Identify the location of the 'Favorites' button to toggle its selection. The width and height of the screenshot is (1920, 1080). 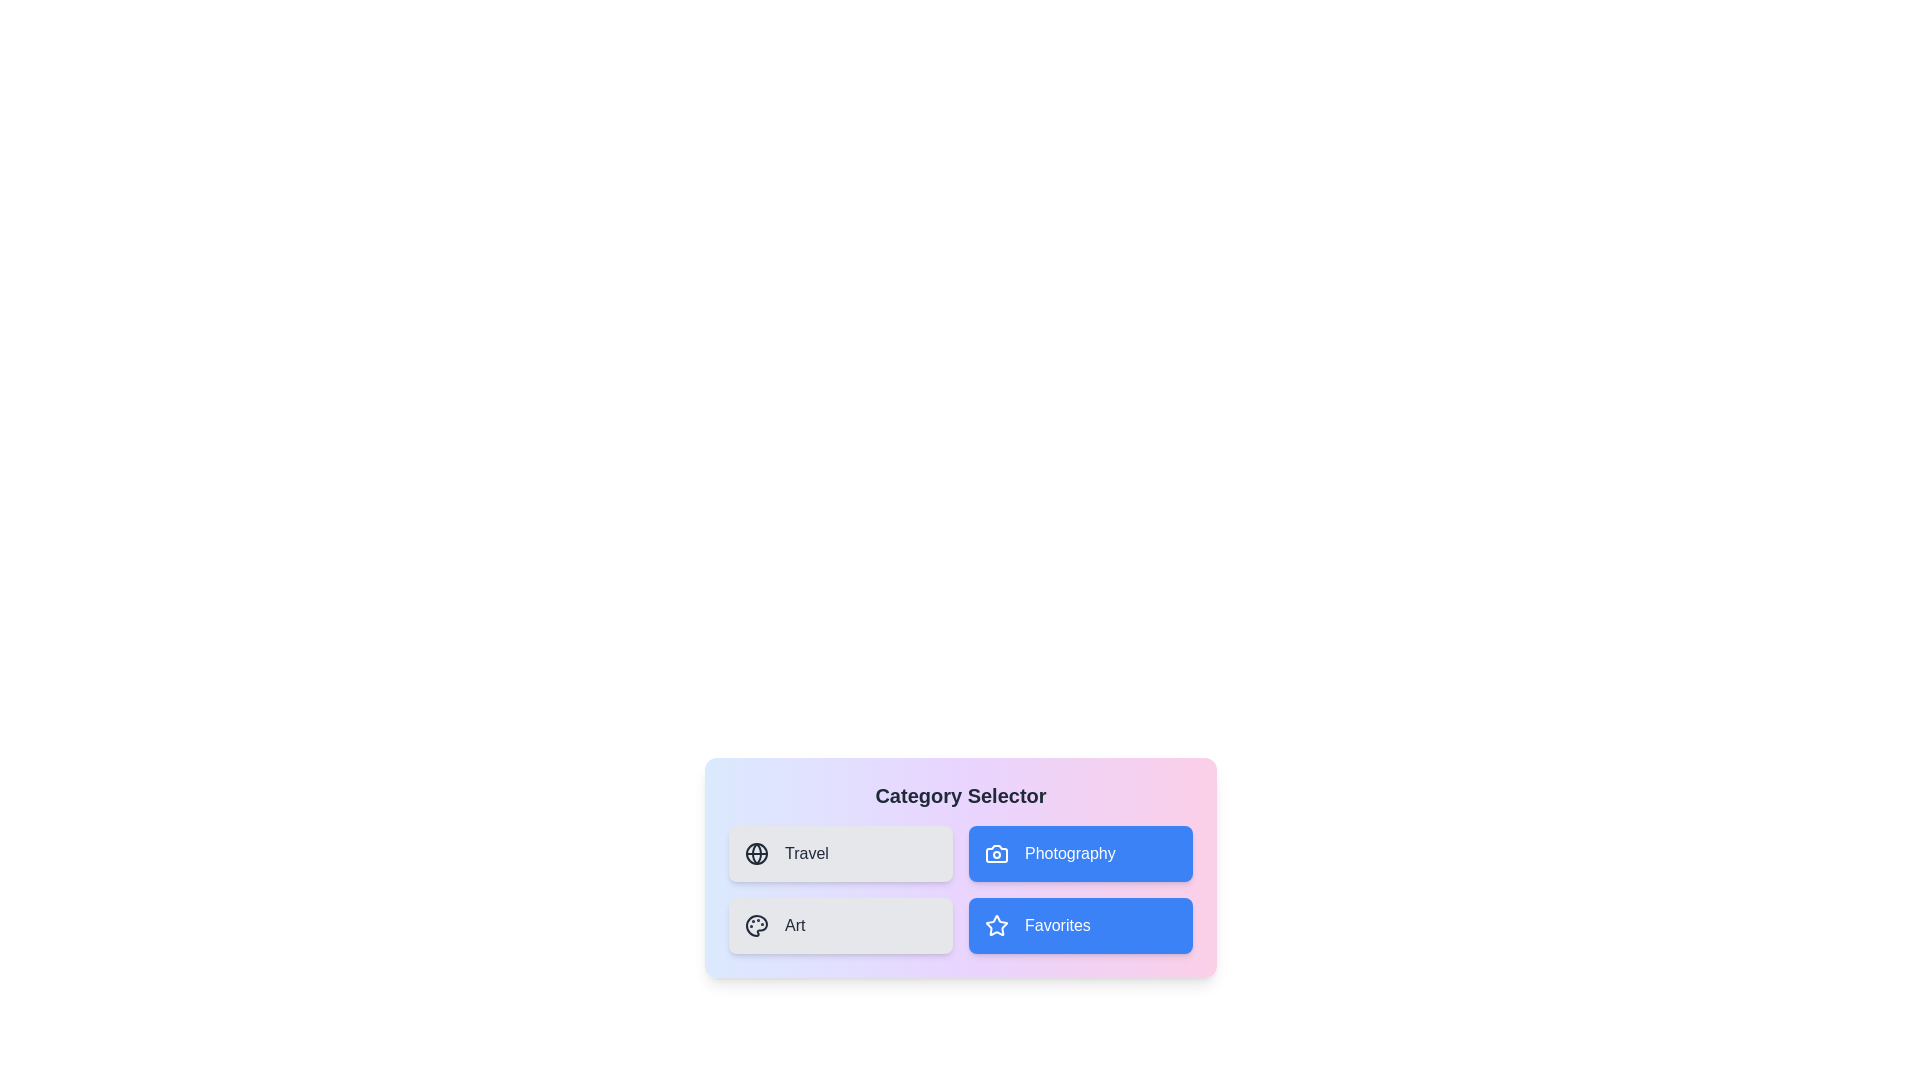
(1079, 925).